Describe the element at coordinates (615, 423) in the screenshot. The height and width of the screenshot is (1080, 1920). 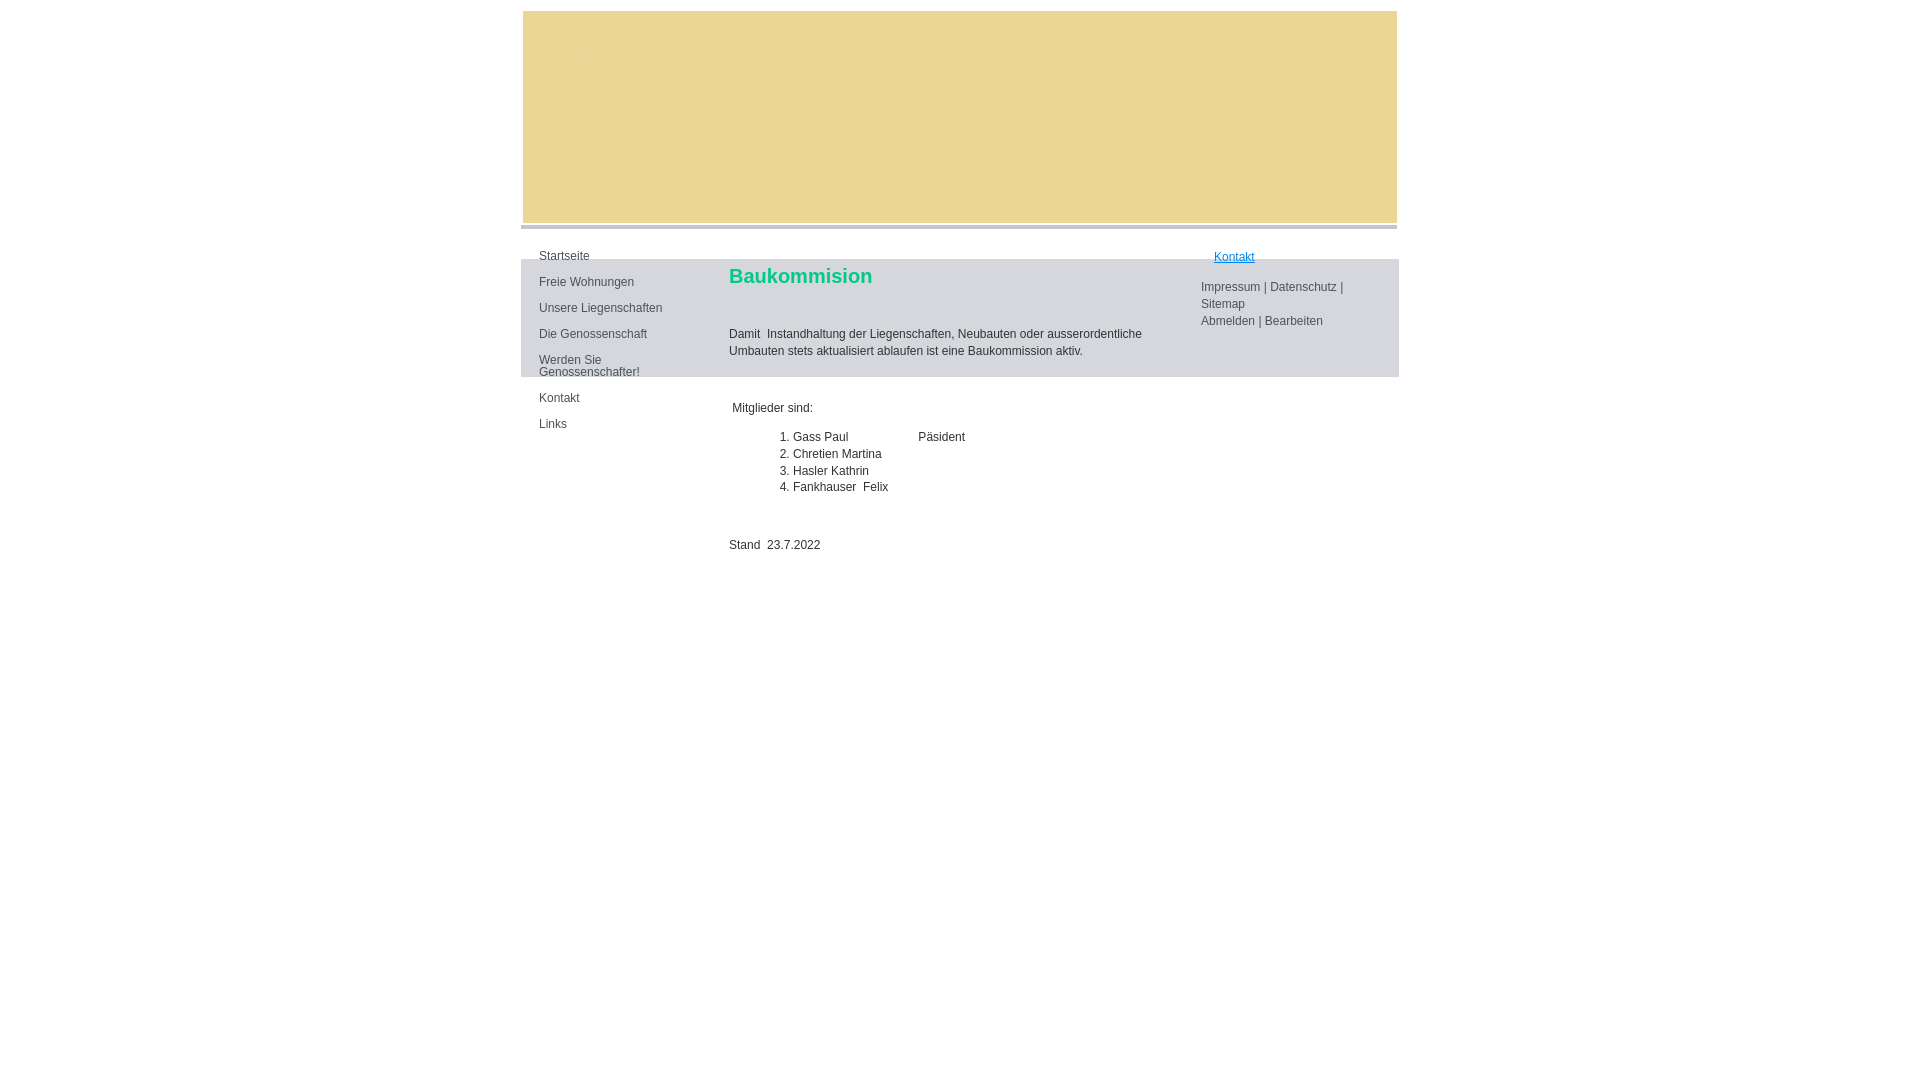
I see `'Links'` at that location.